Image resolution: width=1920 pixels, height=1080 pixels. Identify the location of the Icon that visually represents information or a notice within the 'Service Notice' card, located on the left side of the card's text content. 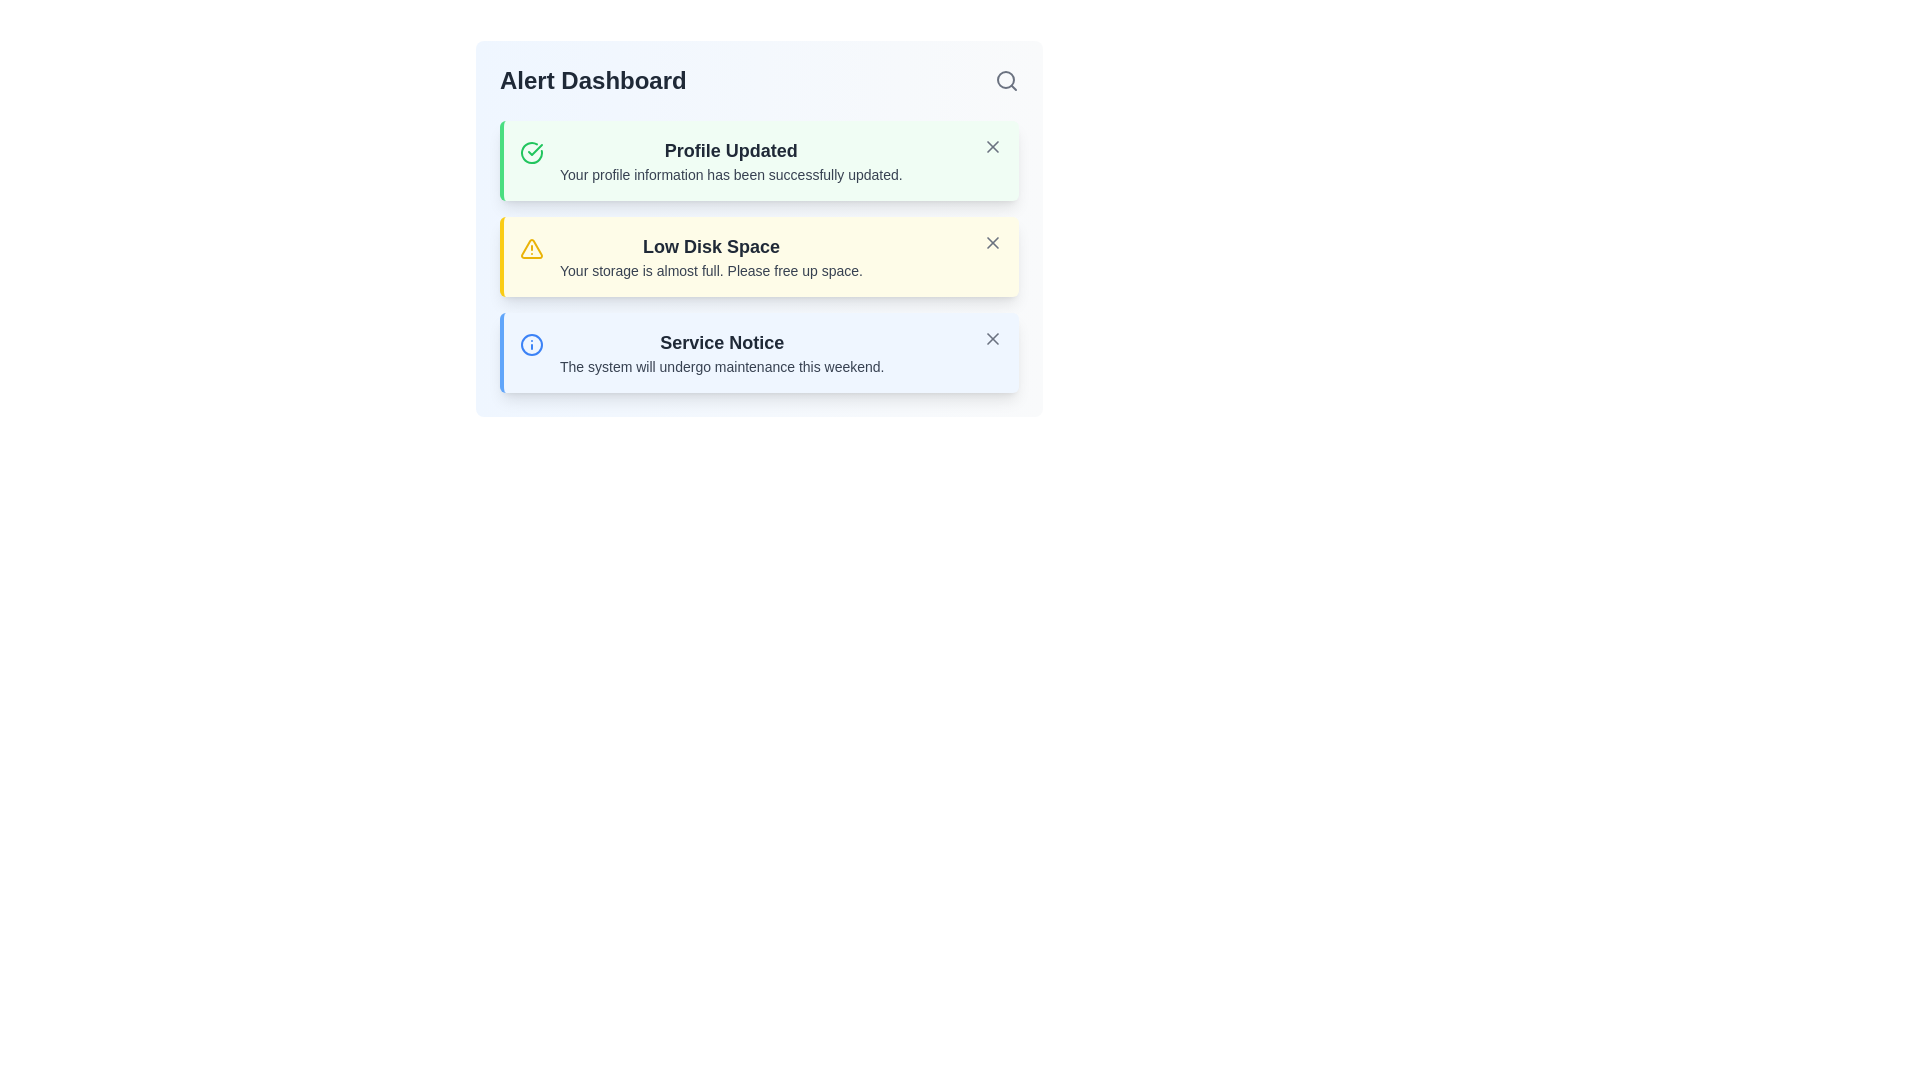
(532, 343).